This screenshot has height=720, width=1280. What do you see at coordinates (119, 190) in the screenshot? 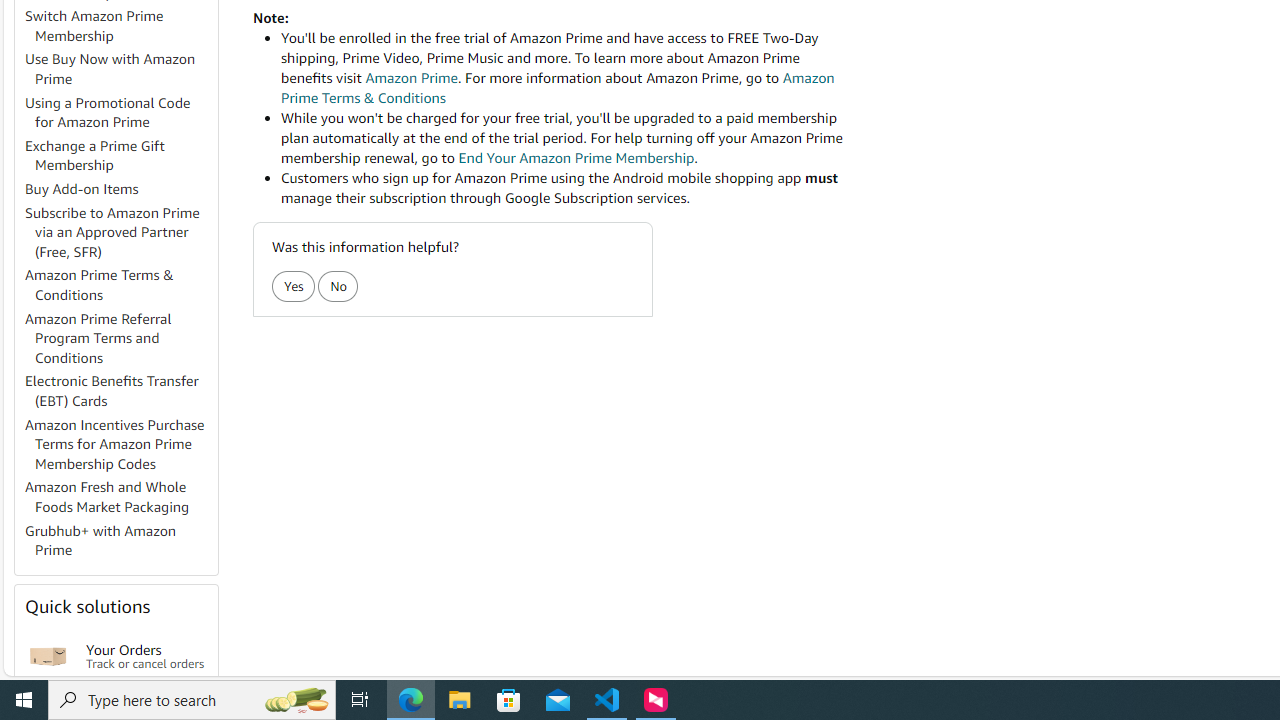
I see `'Buy Add-on Items'` at bounding box center [119, 190].